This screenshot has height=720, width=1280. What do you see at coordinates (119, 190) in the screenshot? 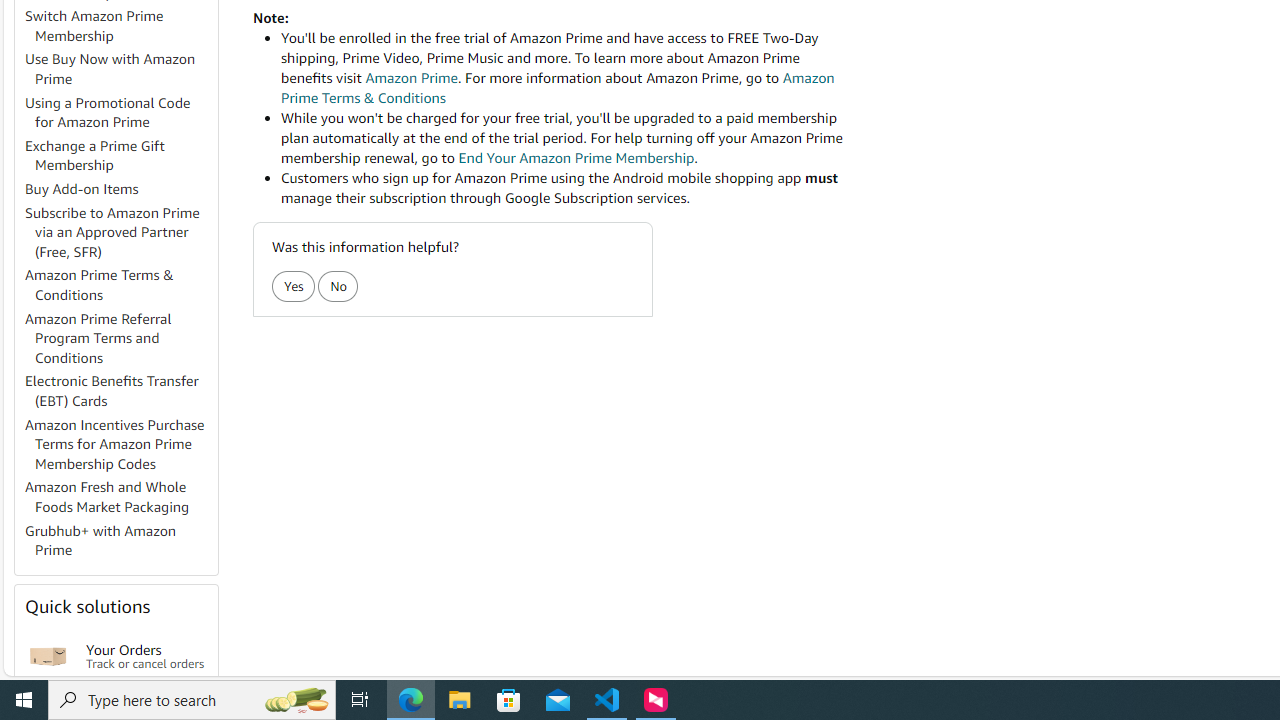
I see `'Buy Add-on Items'` at bounding box center [119, 190].